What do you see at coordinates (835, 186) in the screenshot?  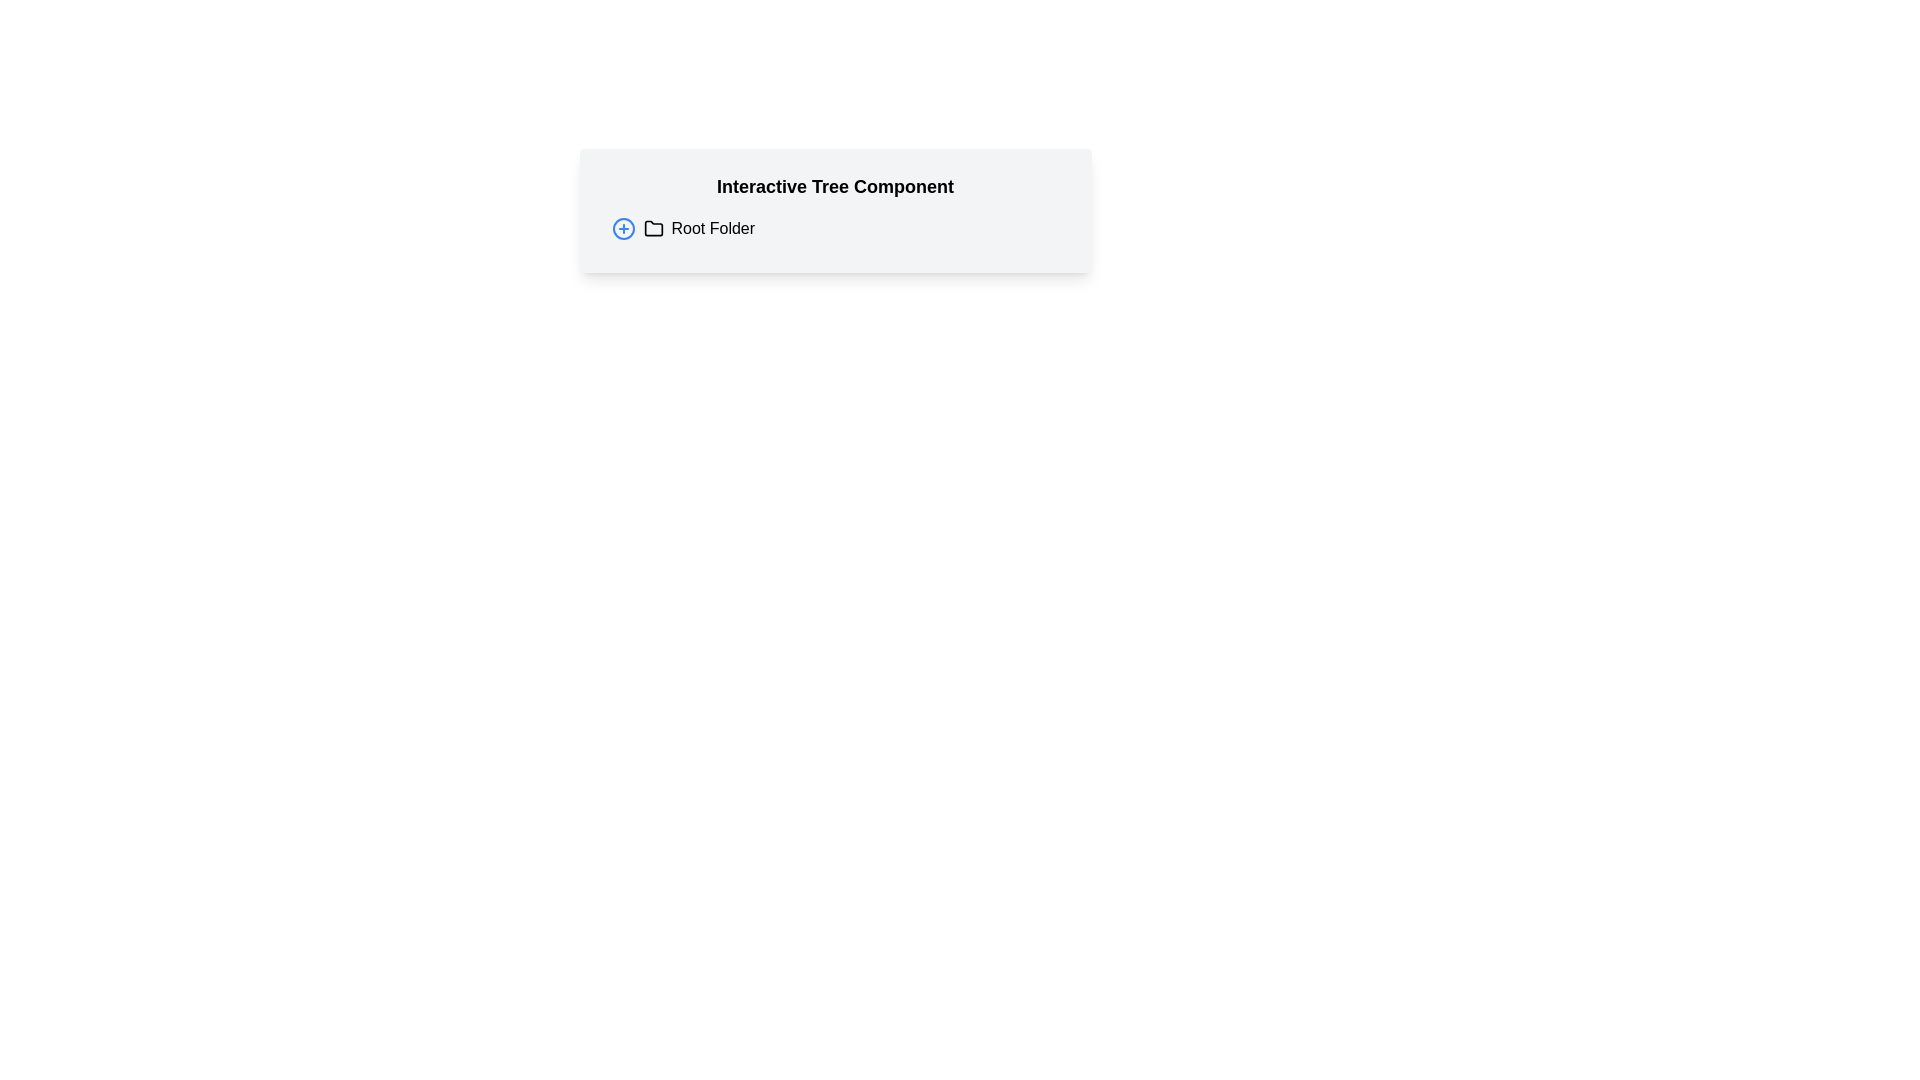 I see `the Heading that introduces the content or functionality of the interface section, located above elements like 'Root Folder' with icons` at bounding box center [835, 186].